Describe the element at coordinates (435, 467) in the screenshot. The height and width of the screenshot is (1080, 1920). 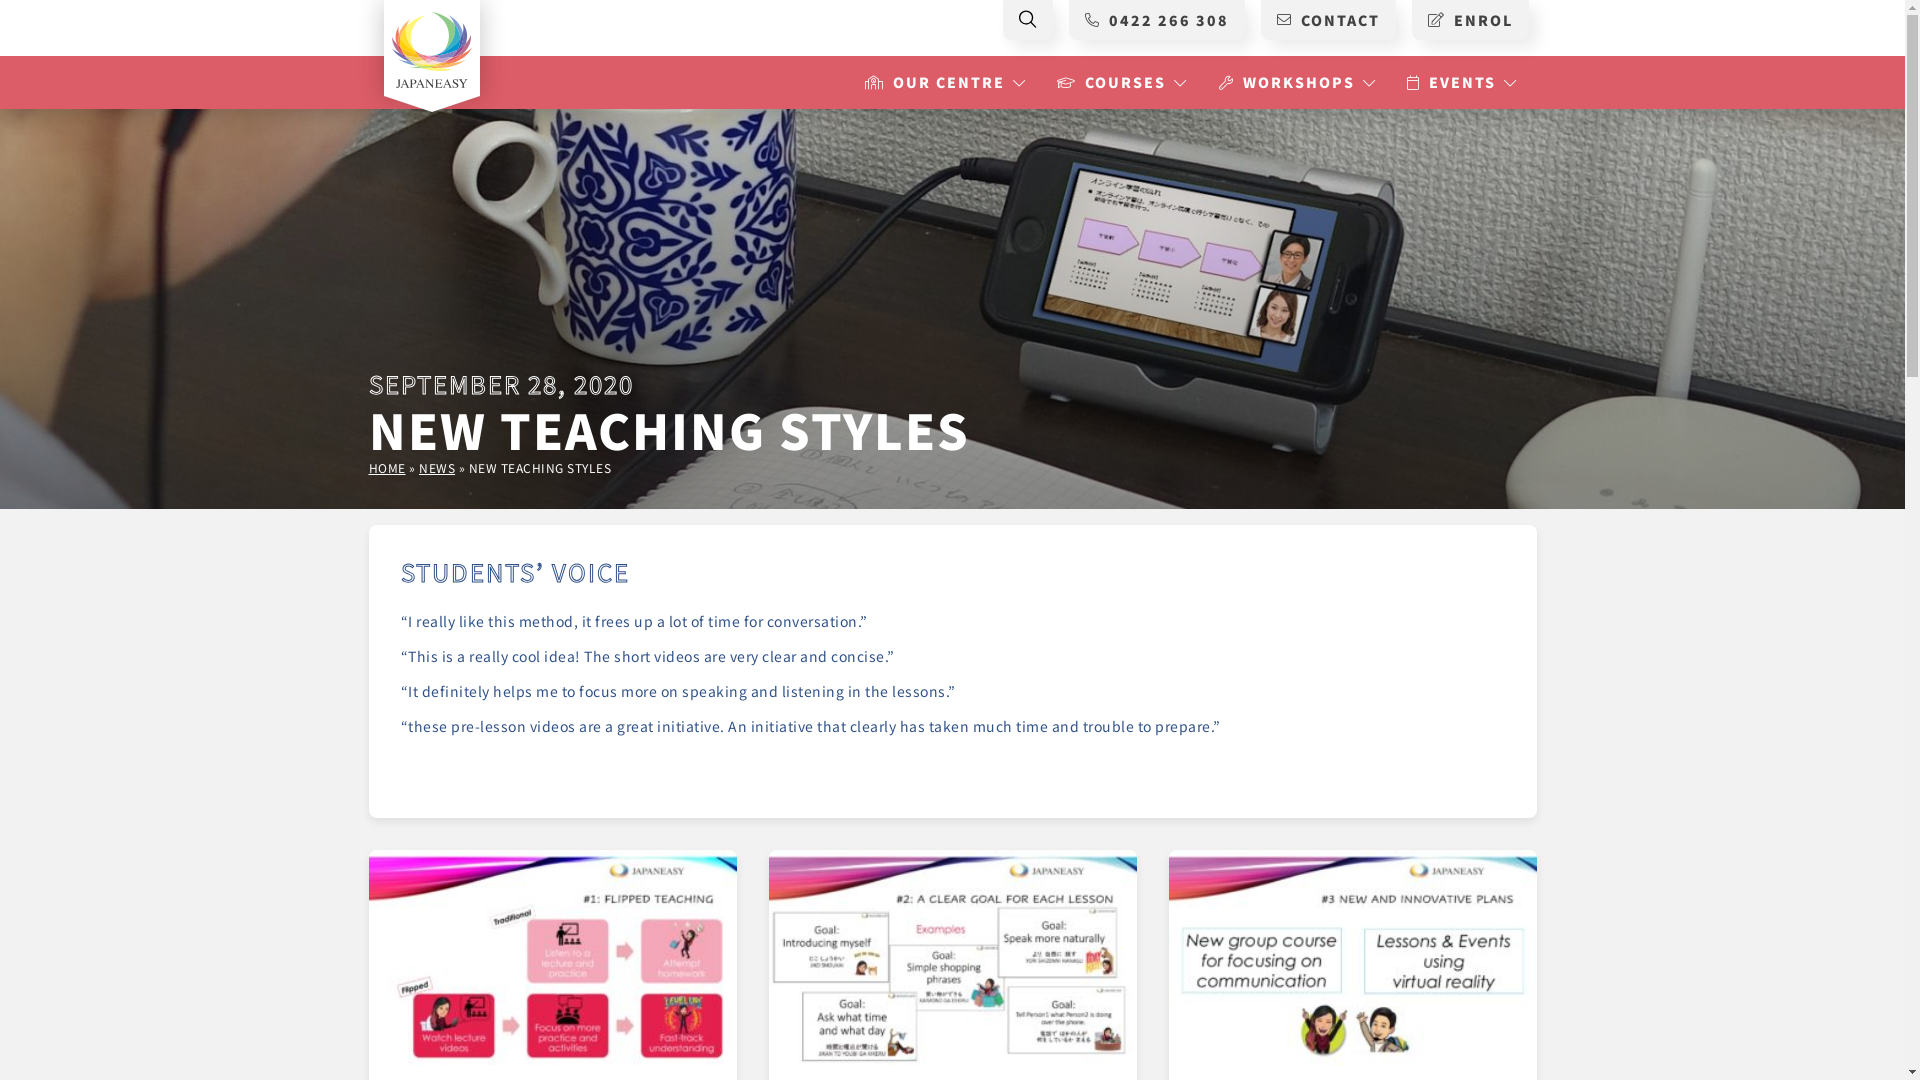
I see `'NEWS'` at that location.